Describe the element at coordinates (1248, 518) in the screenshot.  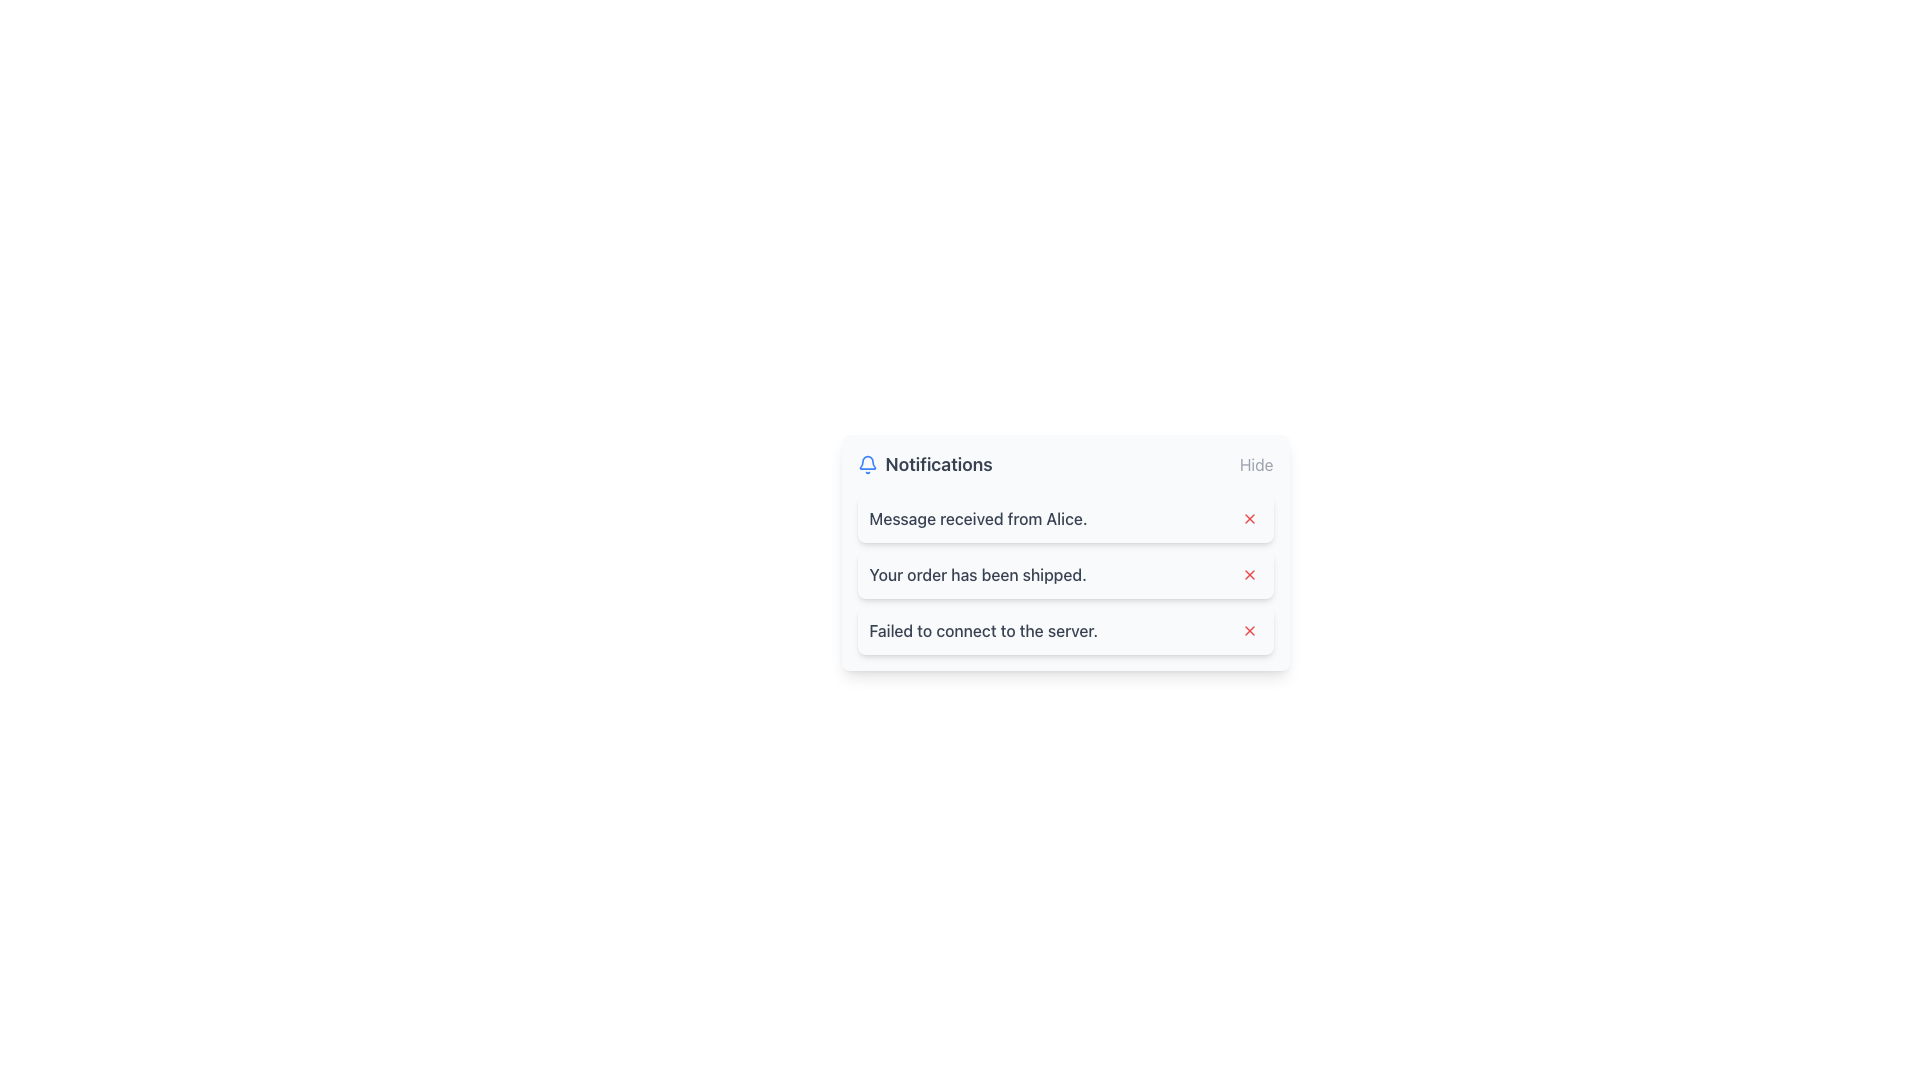
I see `the dismiss Icon button located on the right end of the first notification entry, aligned with the text 'Message received from Alice'` at that location.